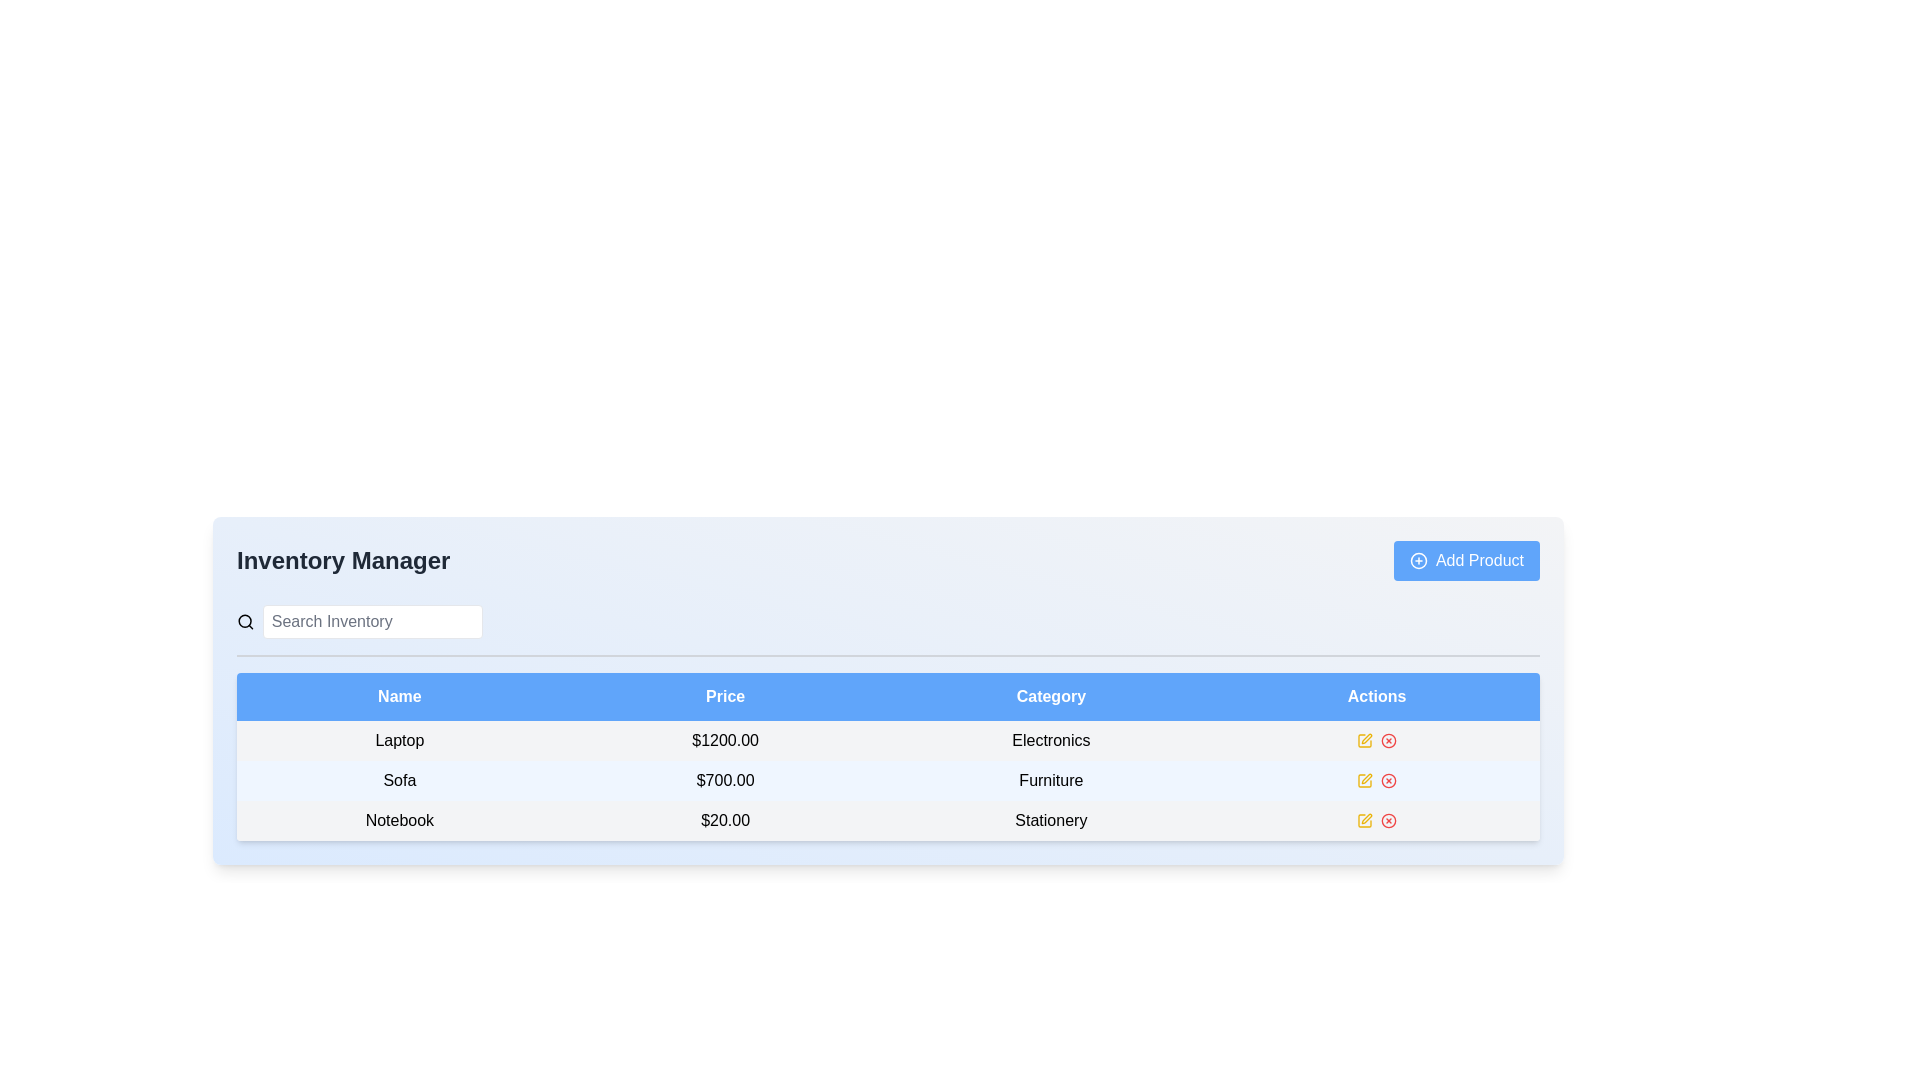 This screenshot has height=1080, width=1920. What do you see at coordinates (1417, 560) in the screenshot?
I see `the circular part of the add icon located inside the 'Add Product' button at the top right corner of the interface` at bounding box center [1417, 560].